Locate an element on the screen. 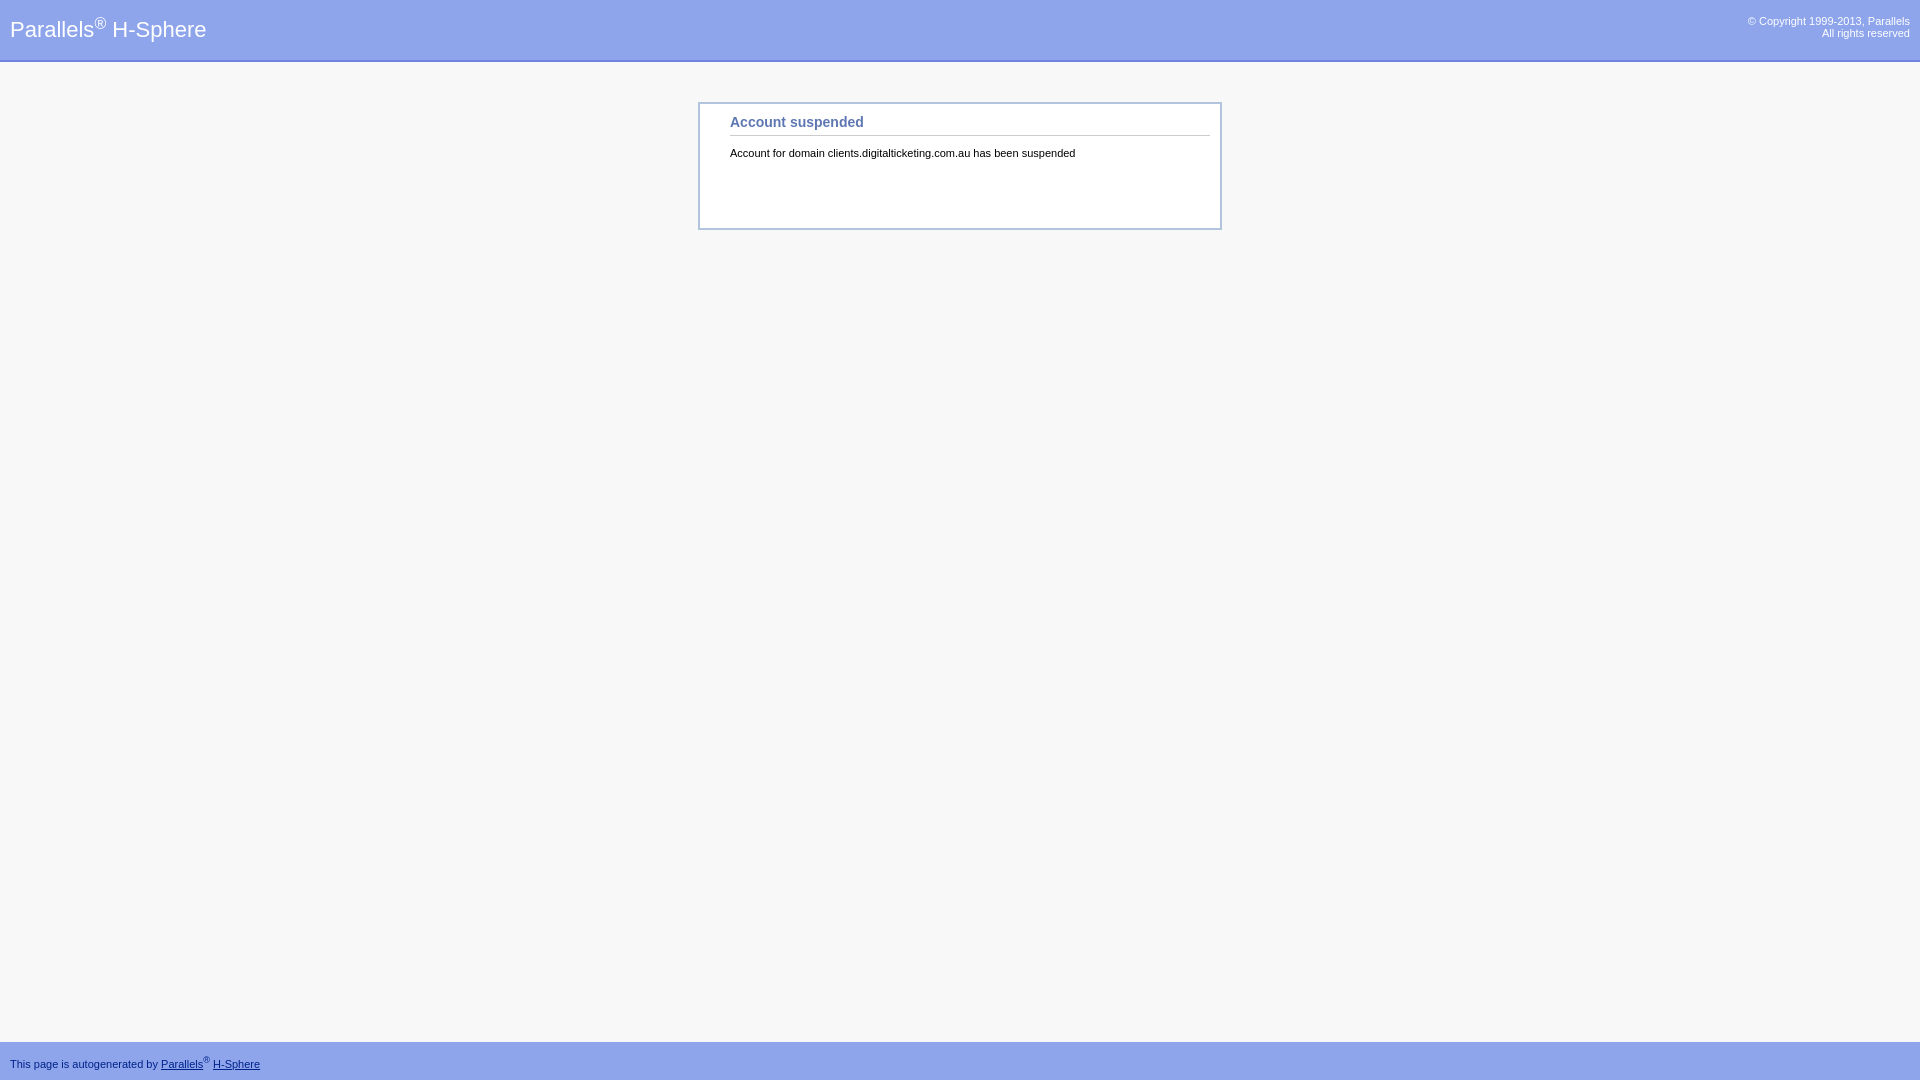 The image size is (1920, 1080). 'Parallels' is located at coordinates (182, 1063).